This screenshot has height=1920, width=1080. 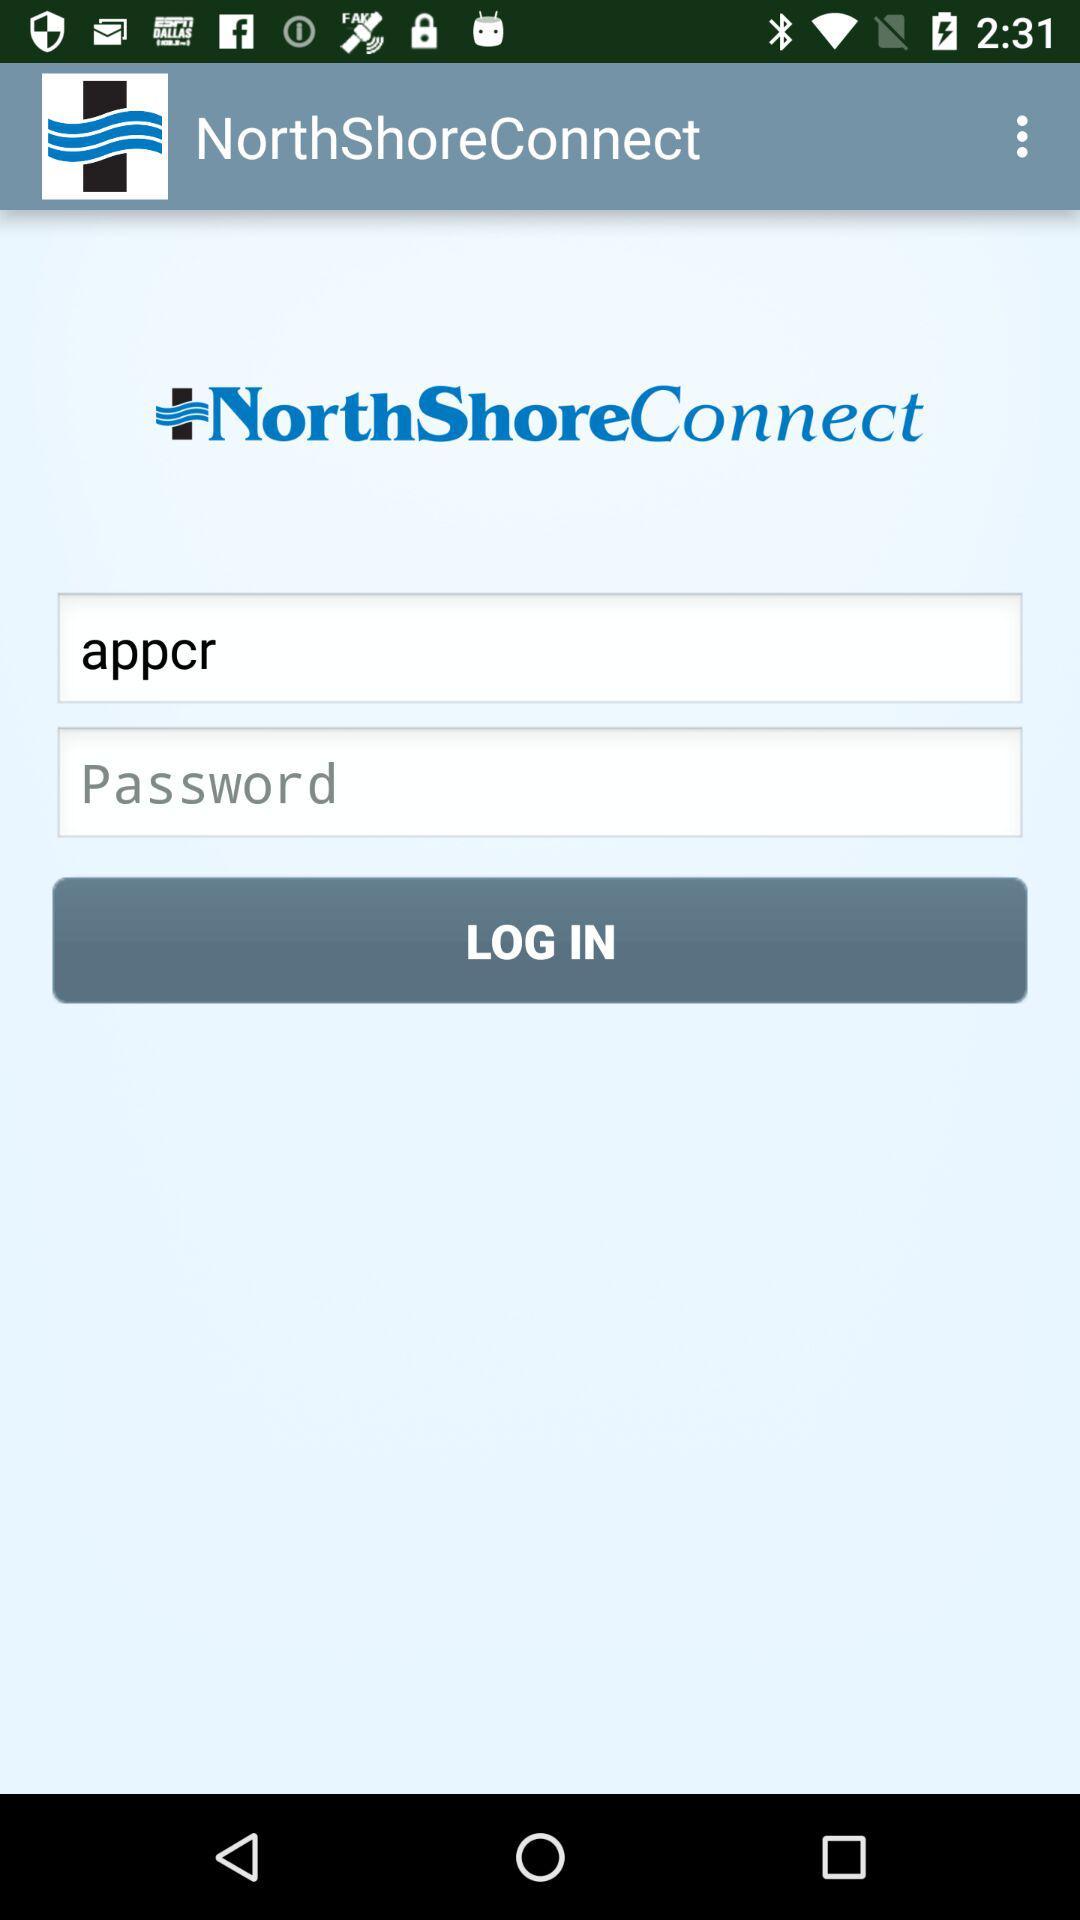 I want to click on password now, so click(x=540, y=787).